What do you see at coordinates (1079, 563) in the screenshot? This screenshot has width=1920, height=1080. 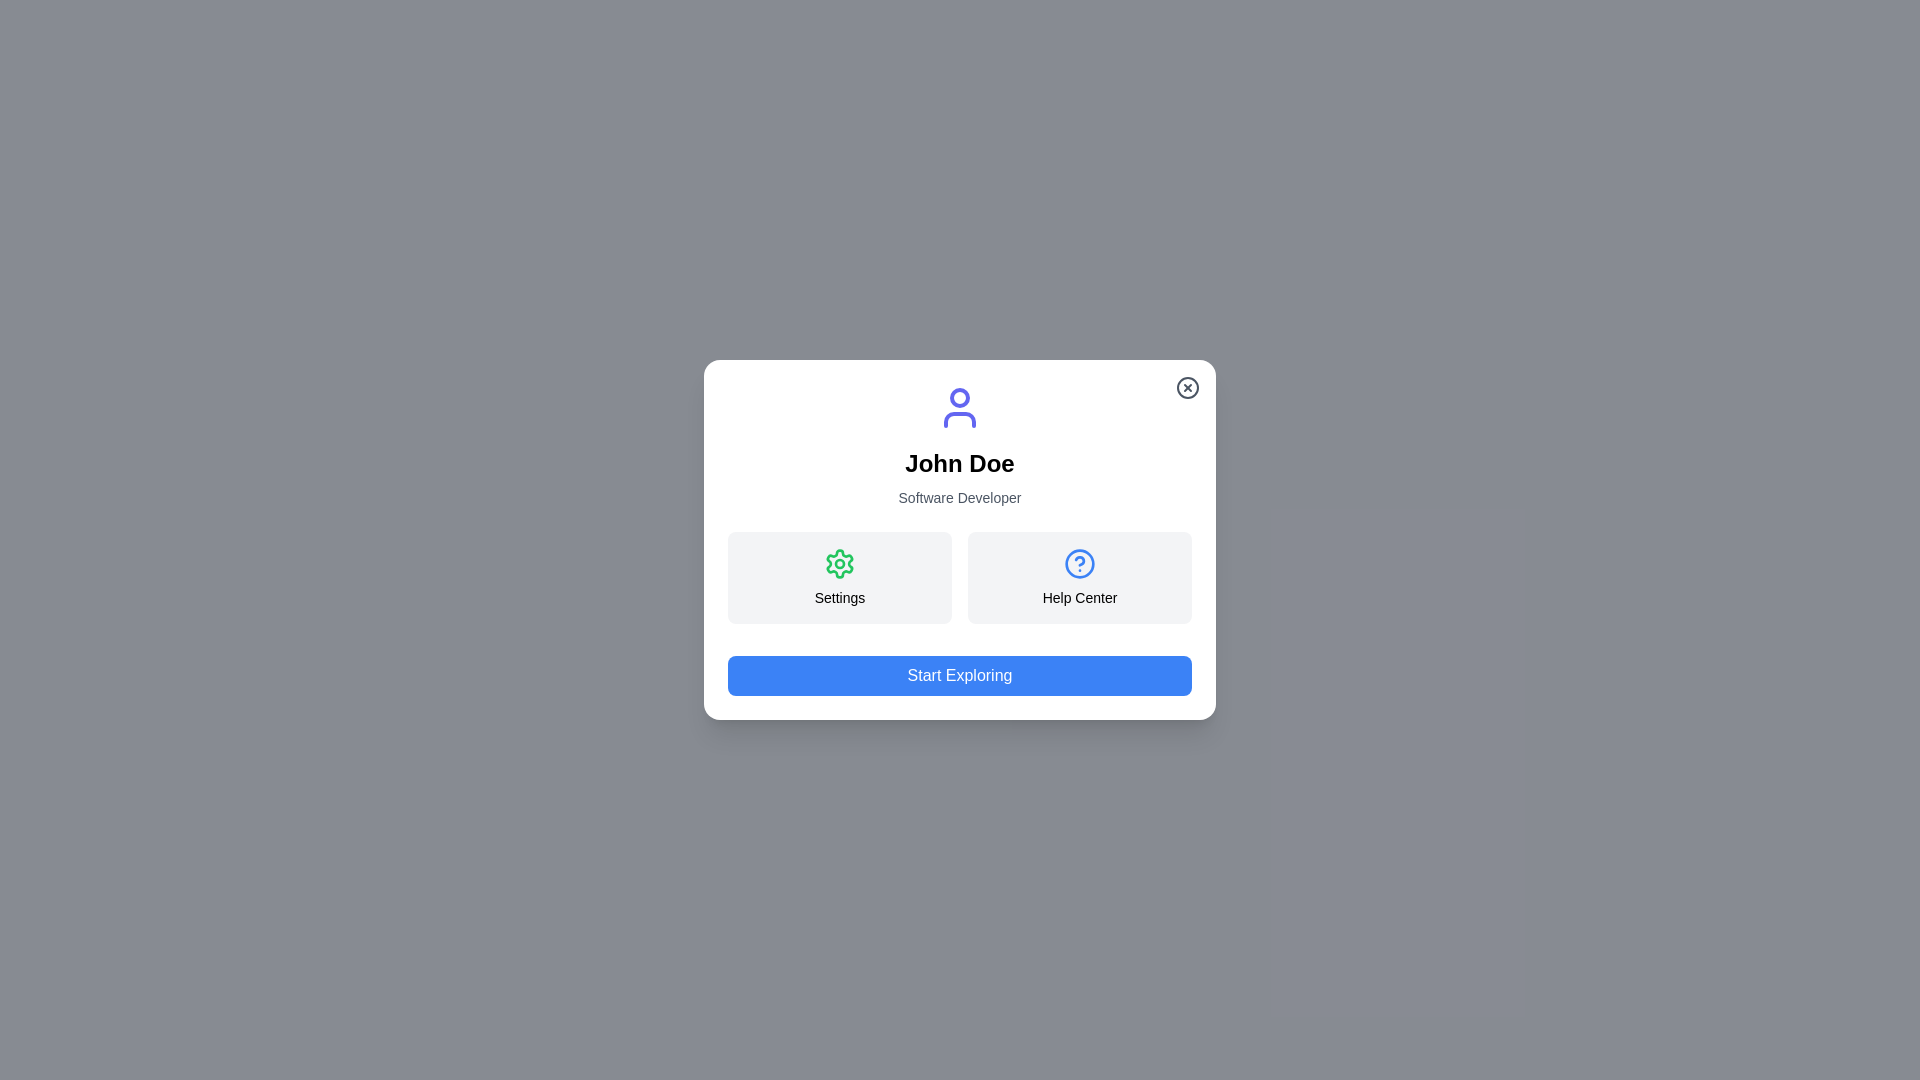 I see `the circular blue icon with a question mark located above the 'Help Center' text, which is positioned in the right box among two side-by-side options` at bounding box center [1079, 563].